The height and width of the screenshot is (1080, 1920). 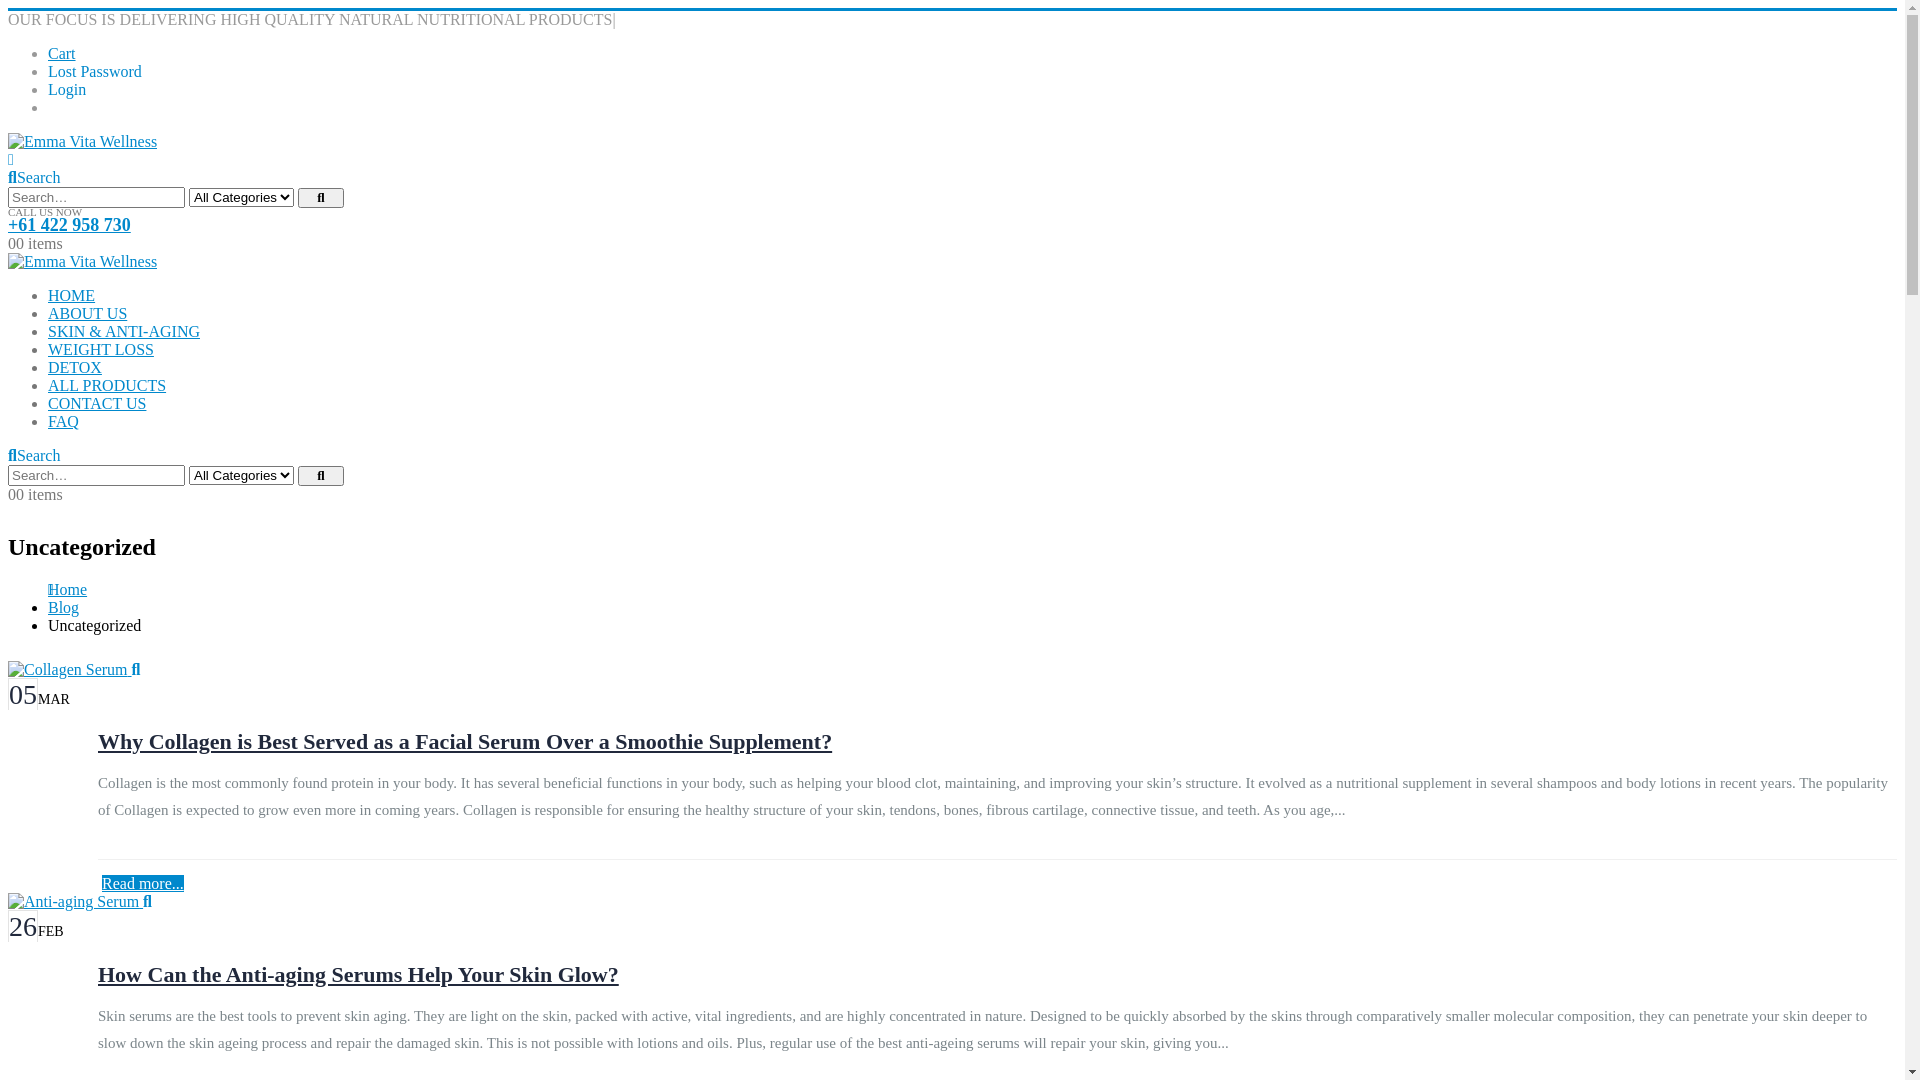 What do you see at coordinates (94, 70) in the screenshot?
I see `'Lost Password'` at bounding box center [94, 70].